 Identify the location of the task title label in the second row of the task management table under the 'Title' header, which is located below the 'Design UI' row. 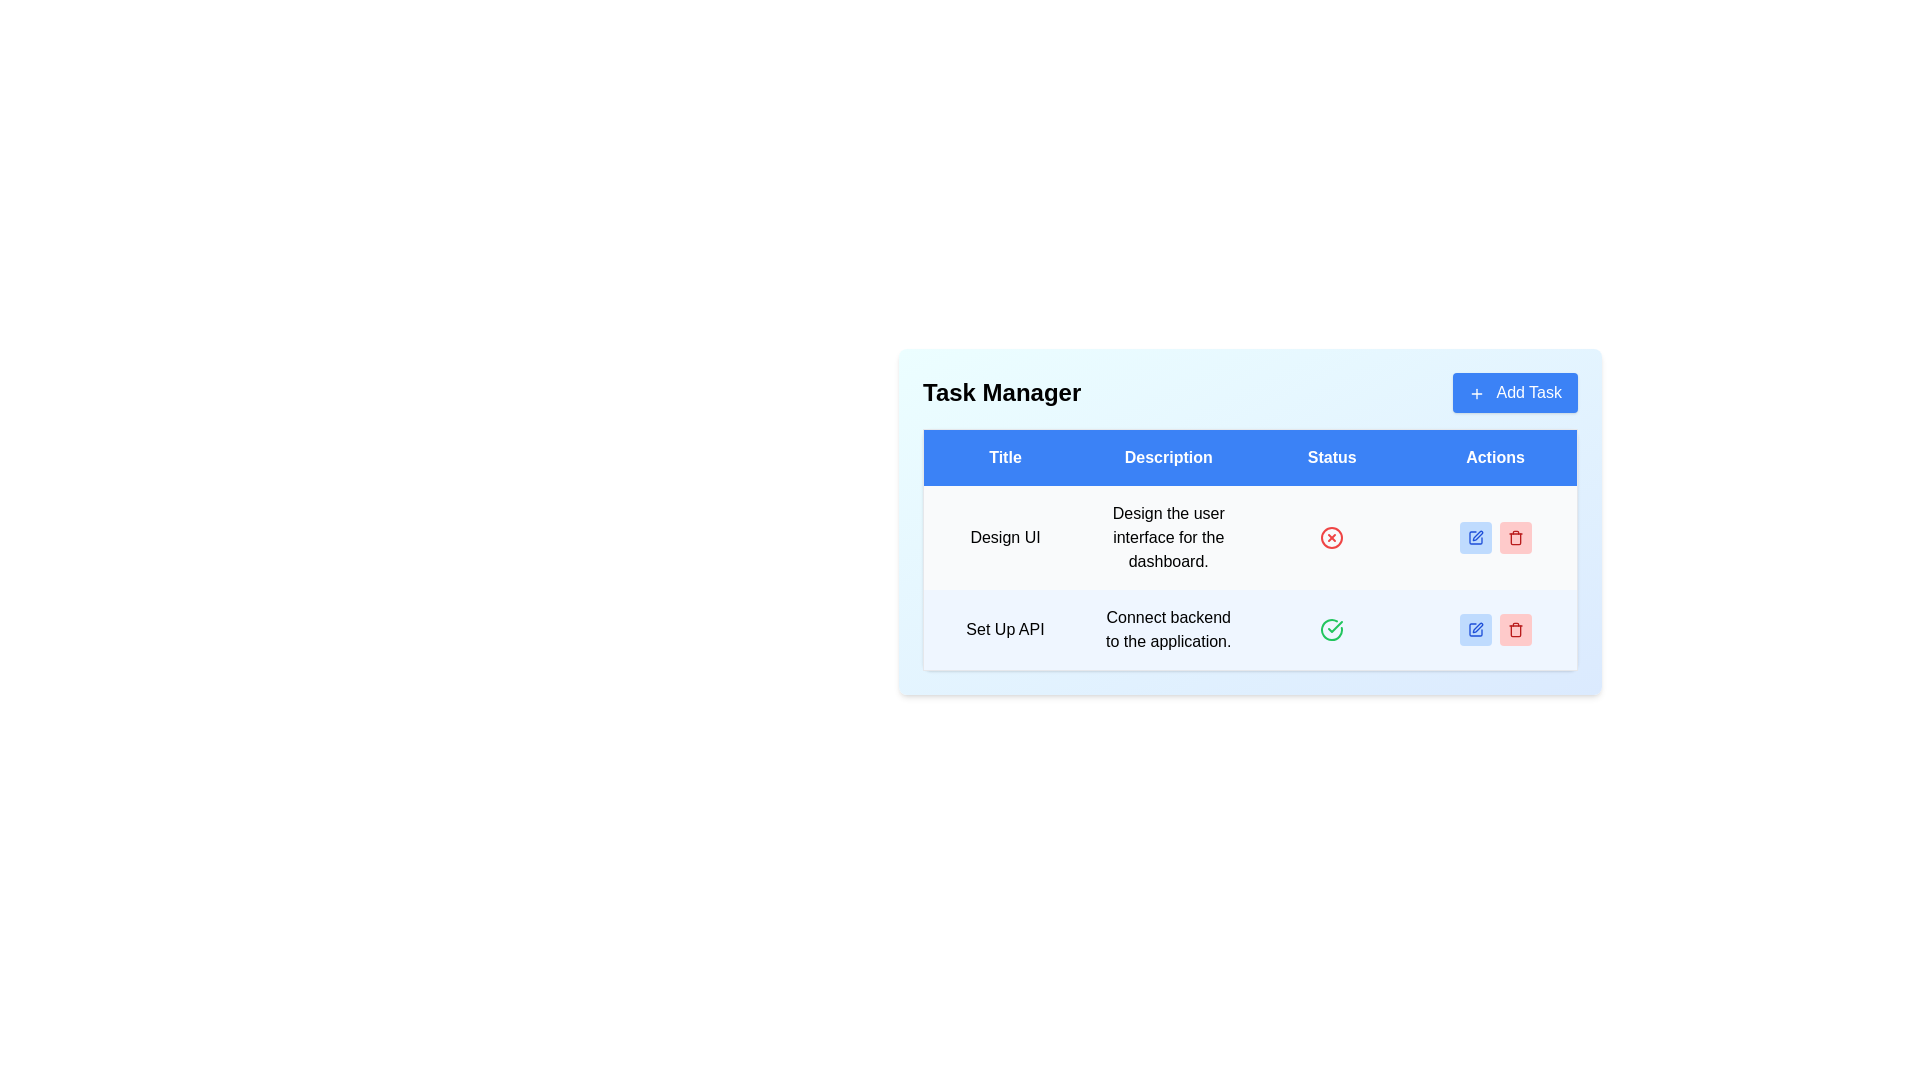
(1005, 630).